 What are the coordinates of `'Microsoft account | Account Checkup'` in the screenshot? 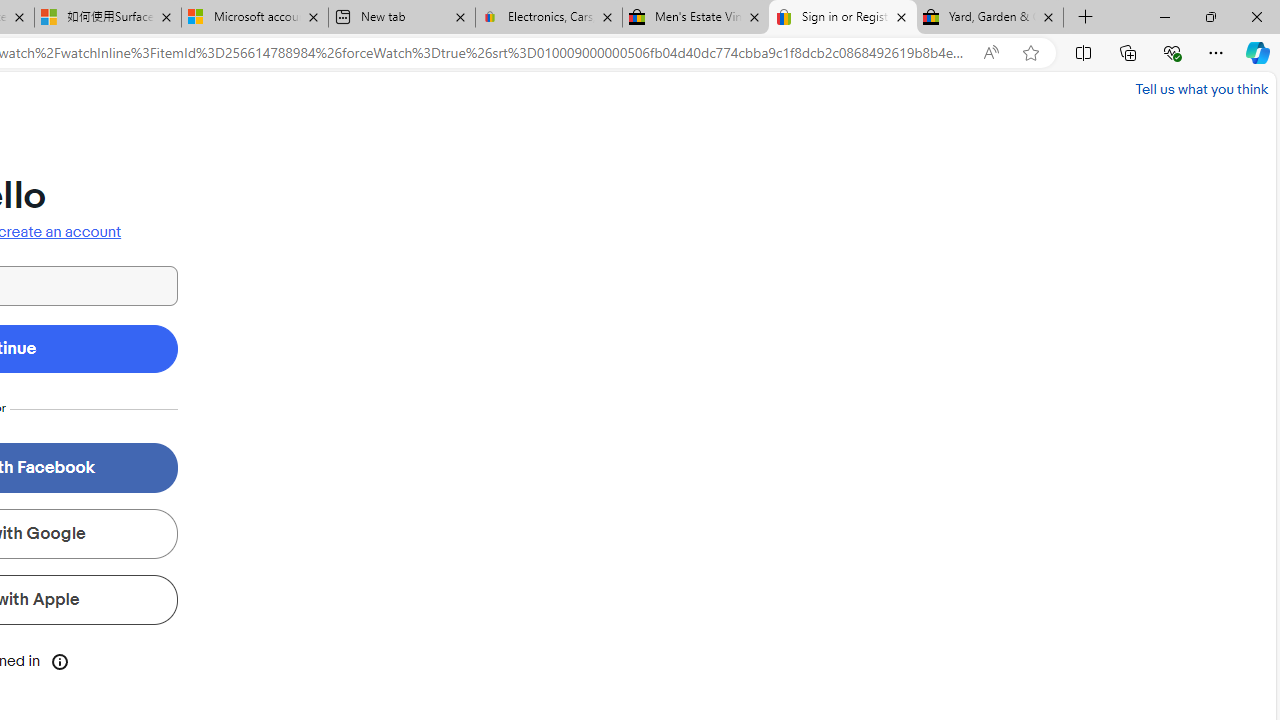 It's located at (253, 17).